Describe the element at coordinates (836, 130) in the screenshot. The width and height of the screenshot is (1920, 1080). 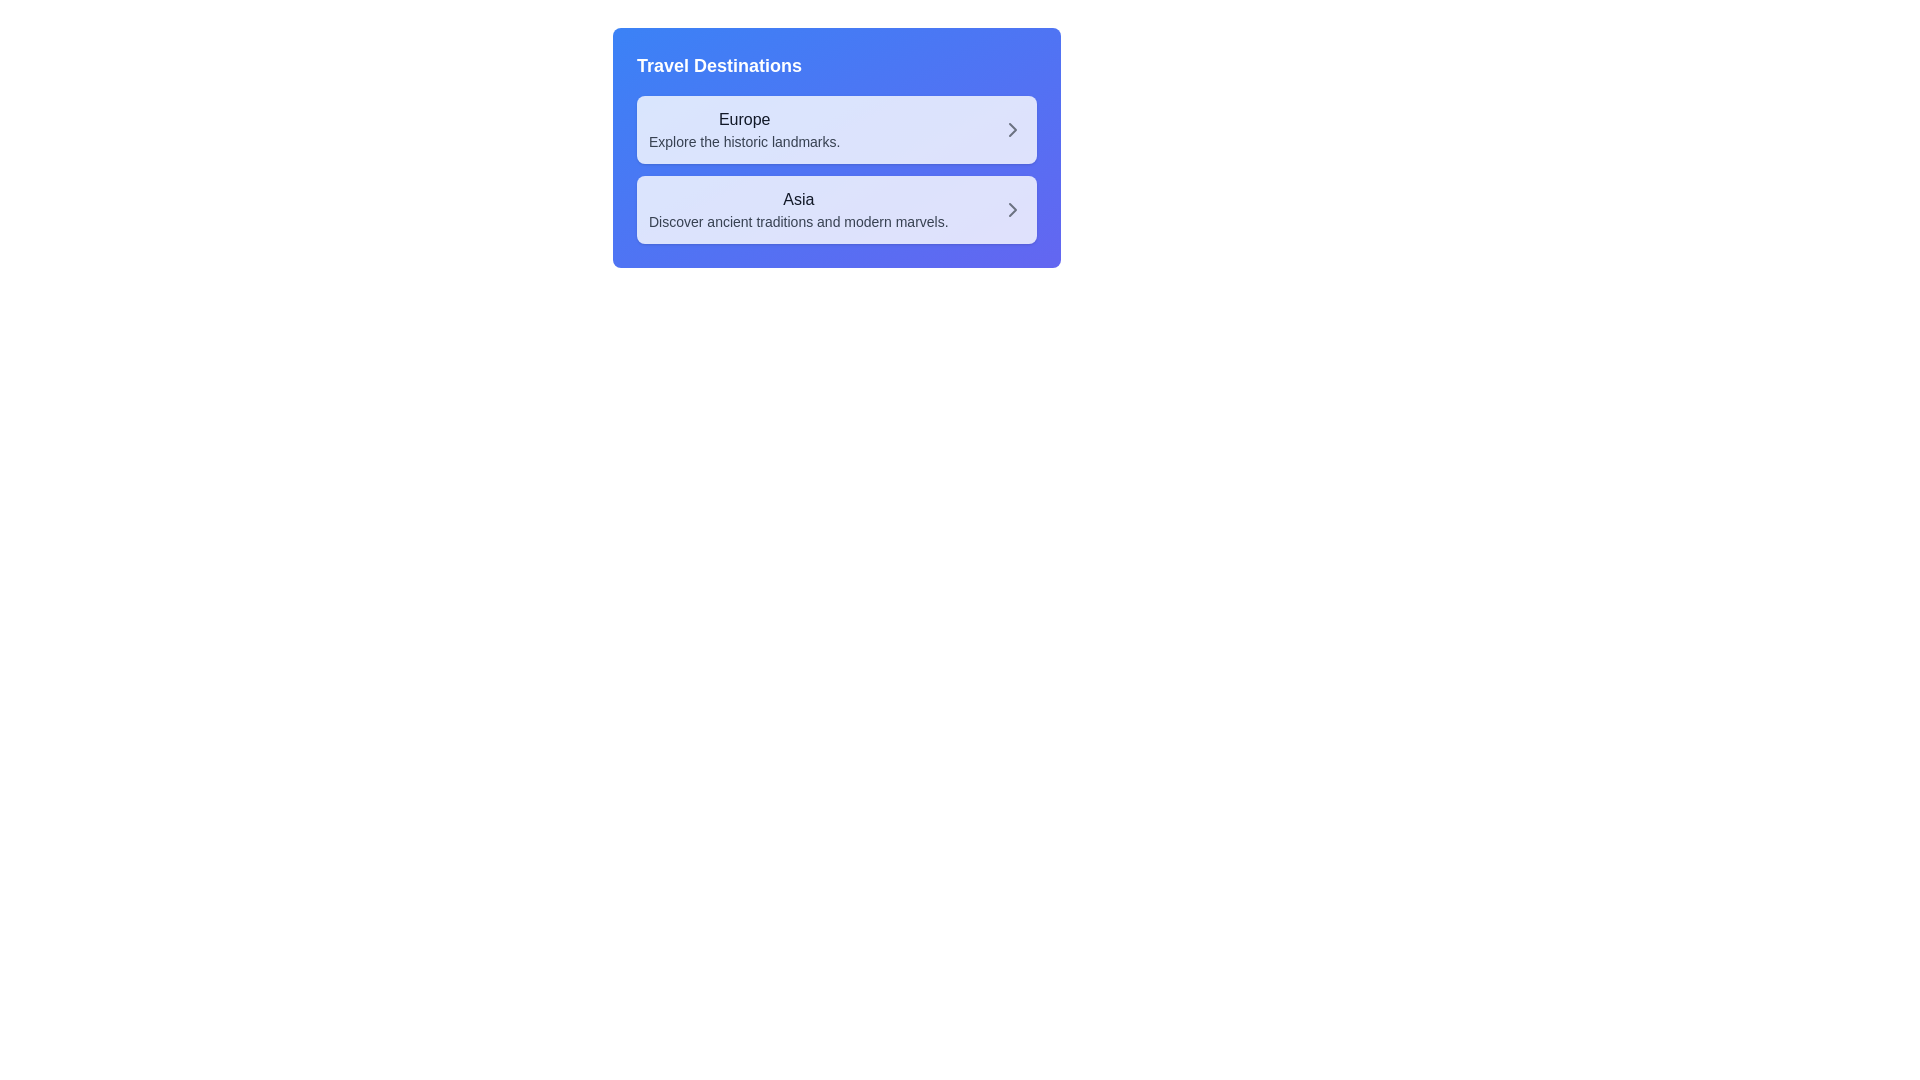
I see `the 'Europe' button with a light background and rounded corners` at that location.